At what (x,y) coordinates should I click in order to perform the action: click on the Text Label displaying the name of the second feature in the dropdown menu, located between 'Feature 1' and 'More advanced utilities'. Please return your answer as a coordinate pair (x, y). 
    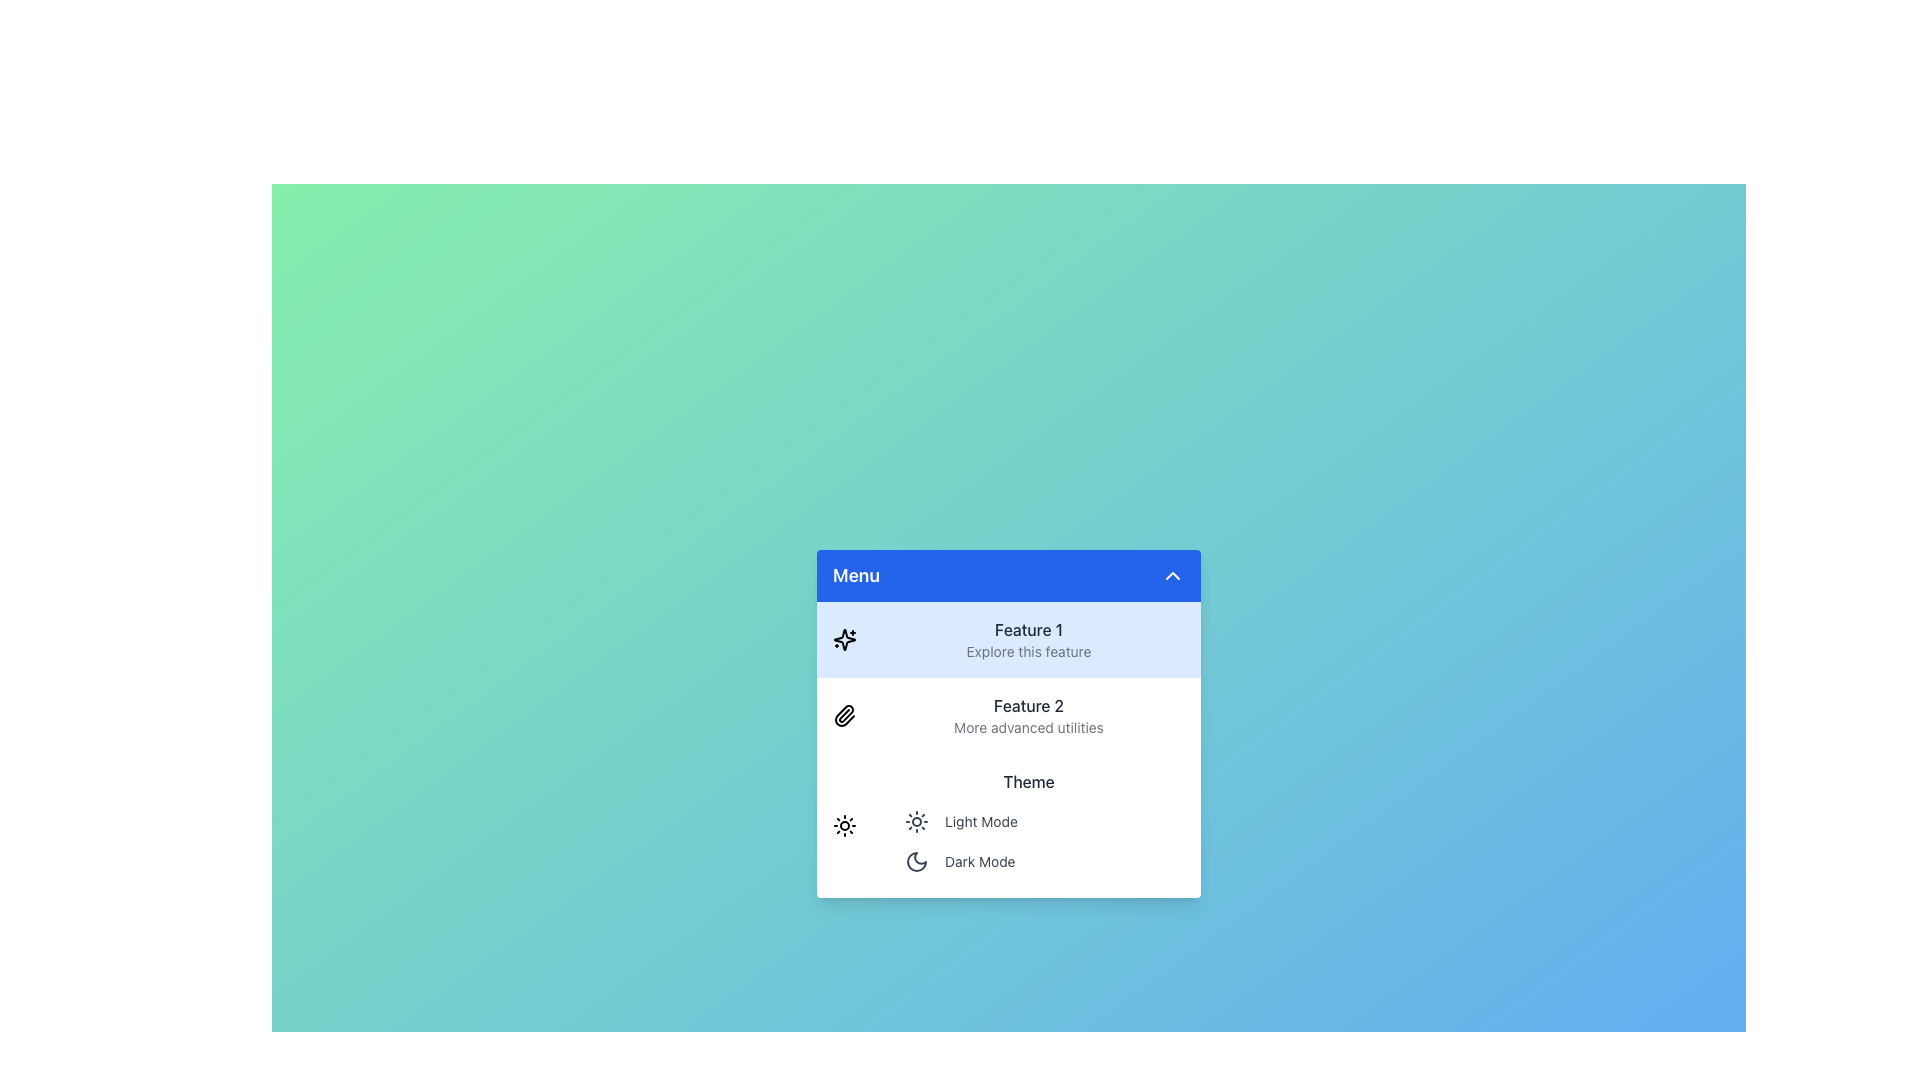
    Looking at the image, I should click on (1028, 704).